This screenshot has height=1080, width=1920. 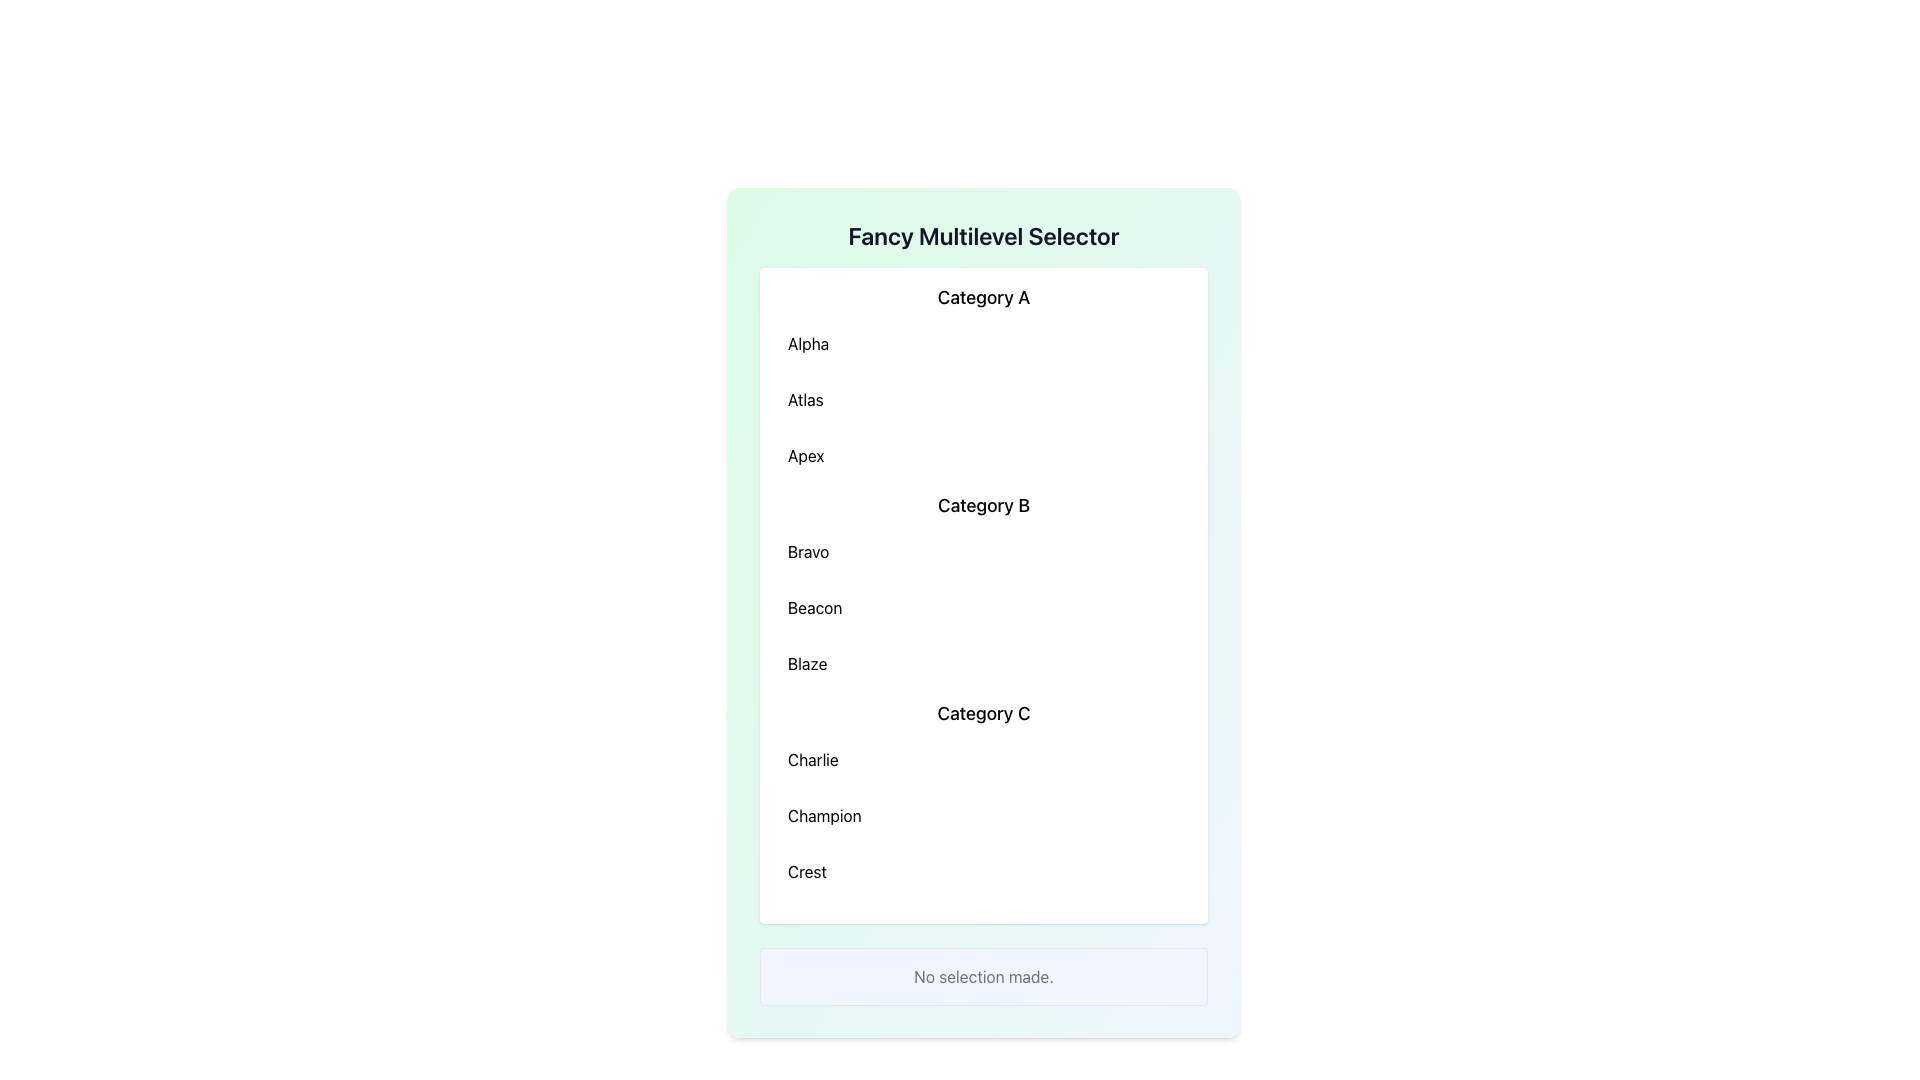 What do you see at coordinates (813, 759) in the screenshot?
I see `the label displaying the name 'Charlie', which is the first item under the 'Category C' heading in the structured list` at bounding box center [813, 759].